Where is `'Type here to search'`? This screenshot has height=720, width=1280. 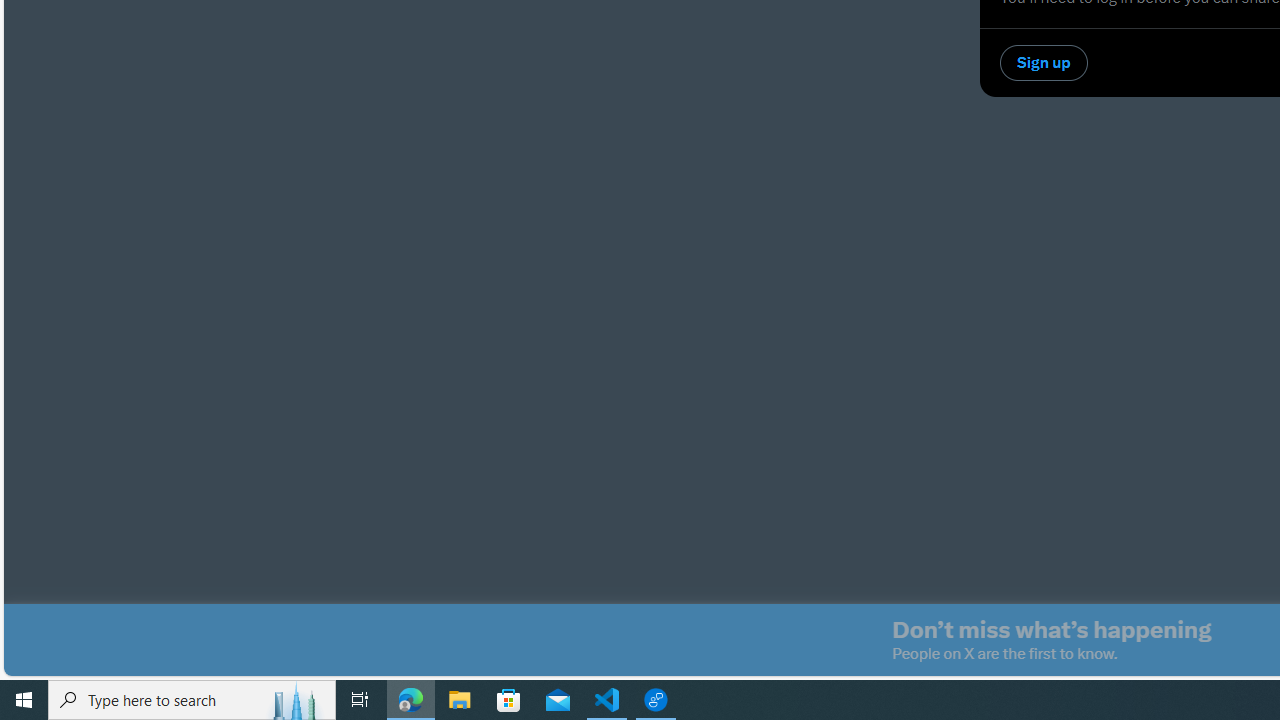
'Type here to search' is located at coordinates (192, 698).